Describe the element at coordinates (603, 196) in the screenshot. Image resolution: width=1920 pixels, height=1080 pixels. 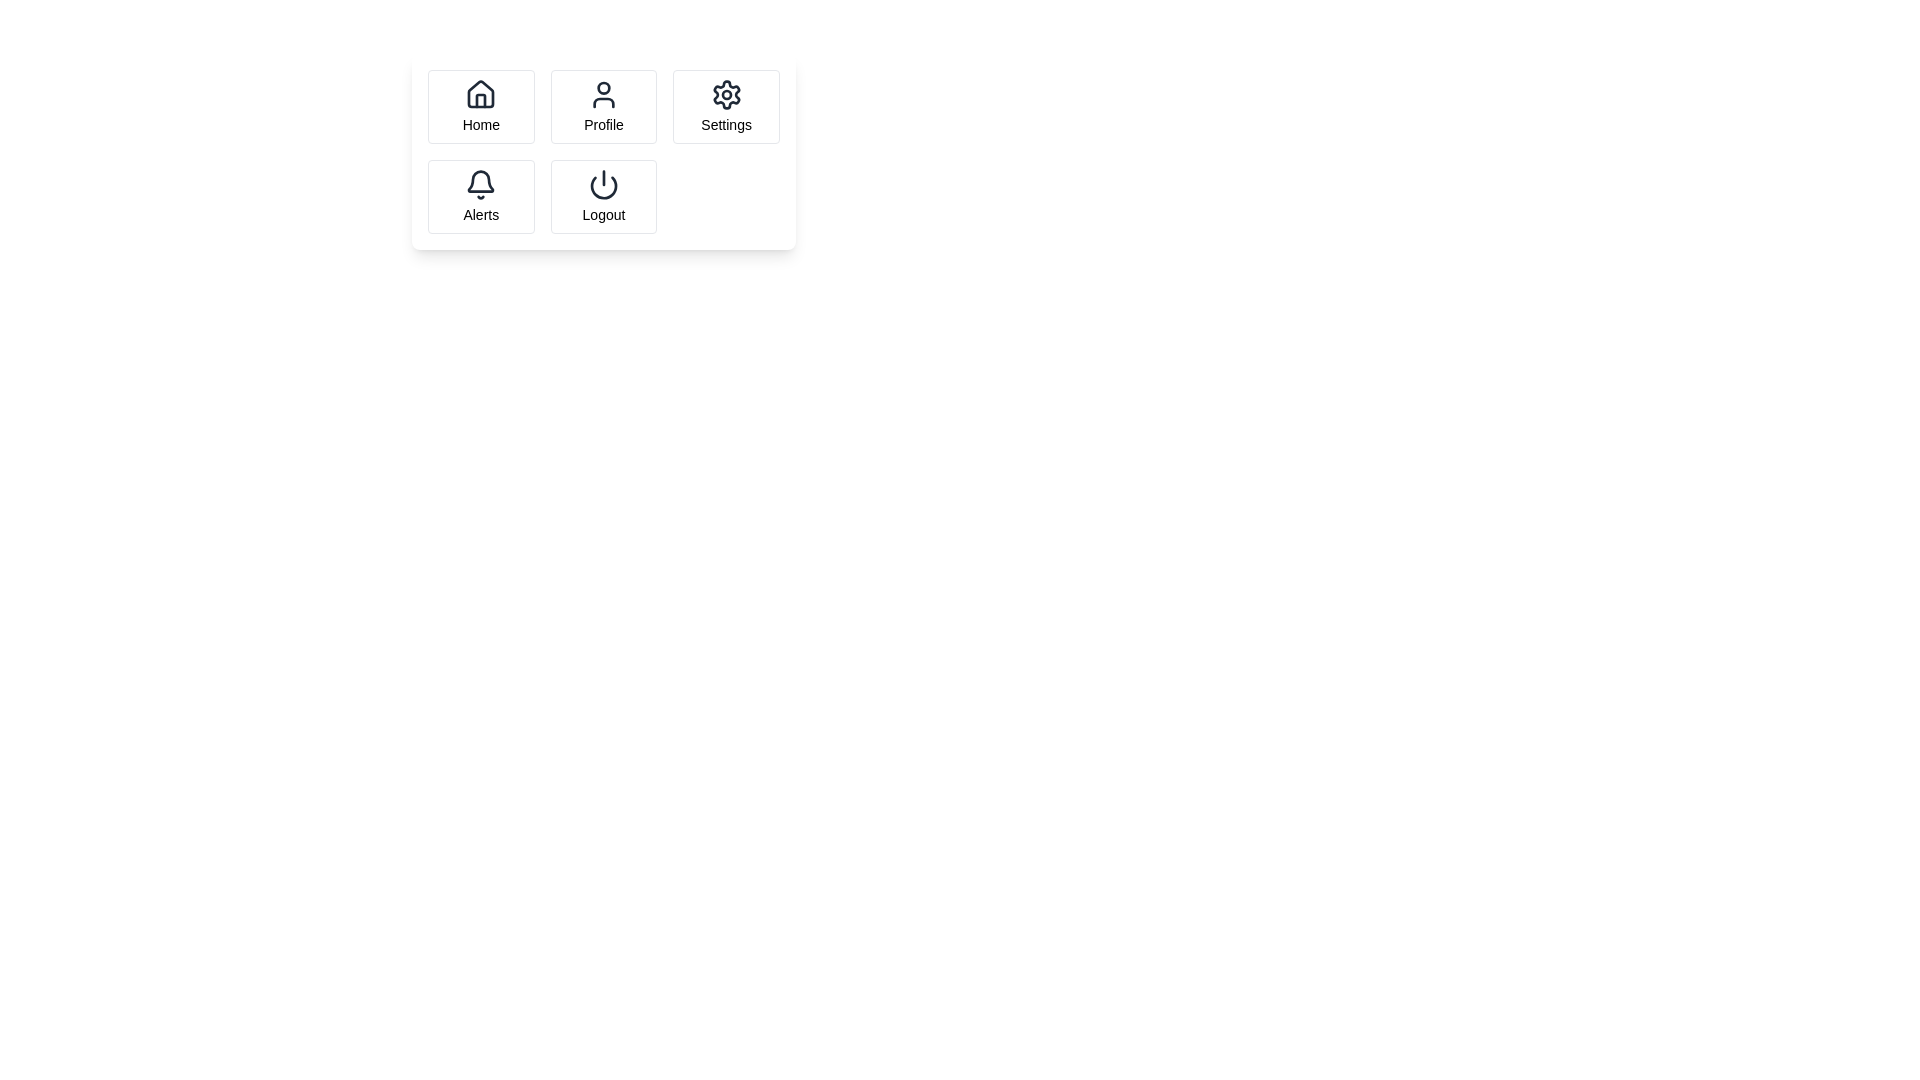
I see `the 'Logout' button, which has a rounded border, a white background, and a power symbol icon above the text` at that location.